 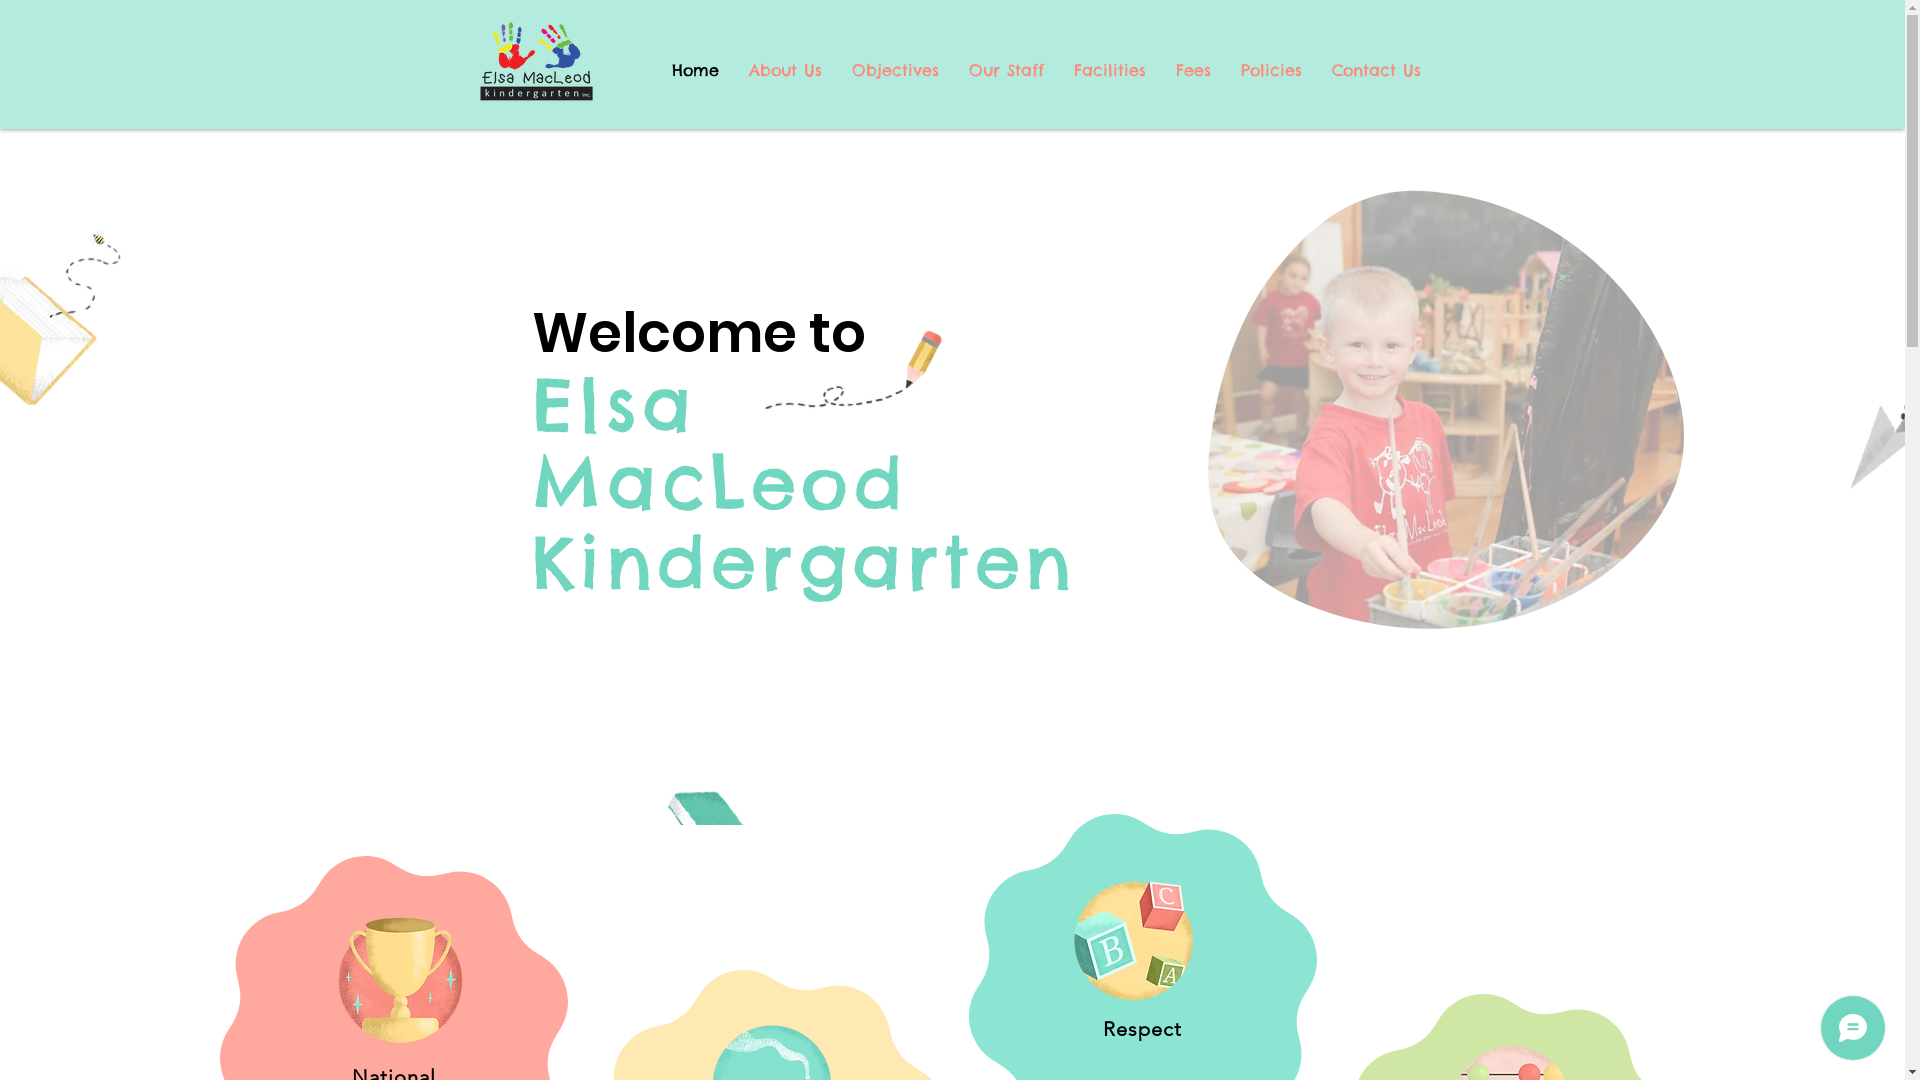 I want to click on 'Our Staff', so click(x=1006, y=69).